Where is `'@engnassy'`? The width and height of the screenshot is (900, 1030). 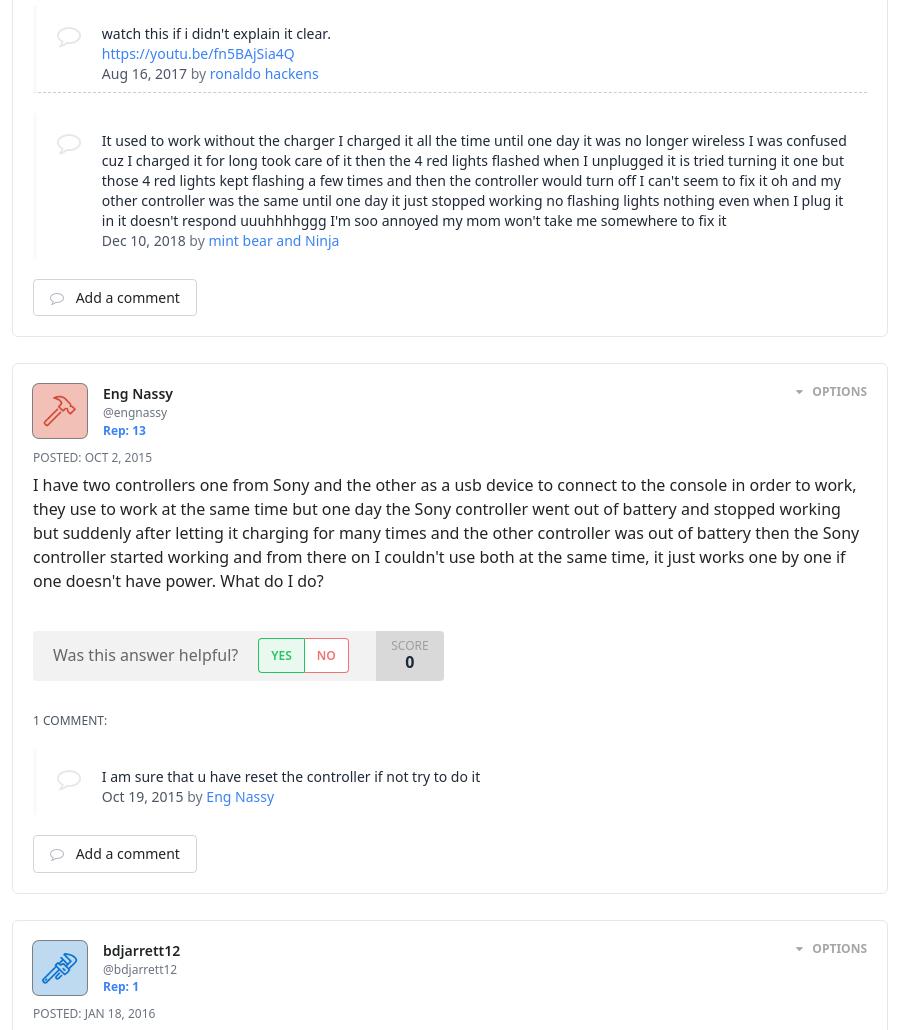
'@engnassy' is located at coordinates (135, 412).